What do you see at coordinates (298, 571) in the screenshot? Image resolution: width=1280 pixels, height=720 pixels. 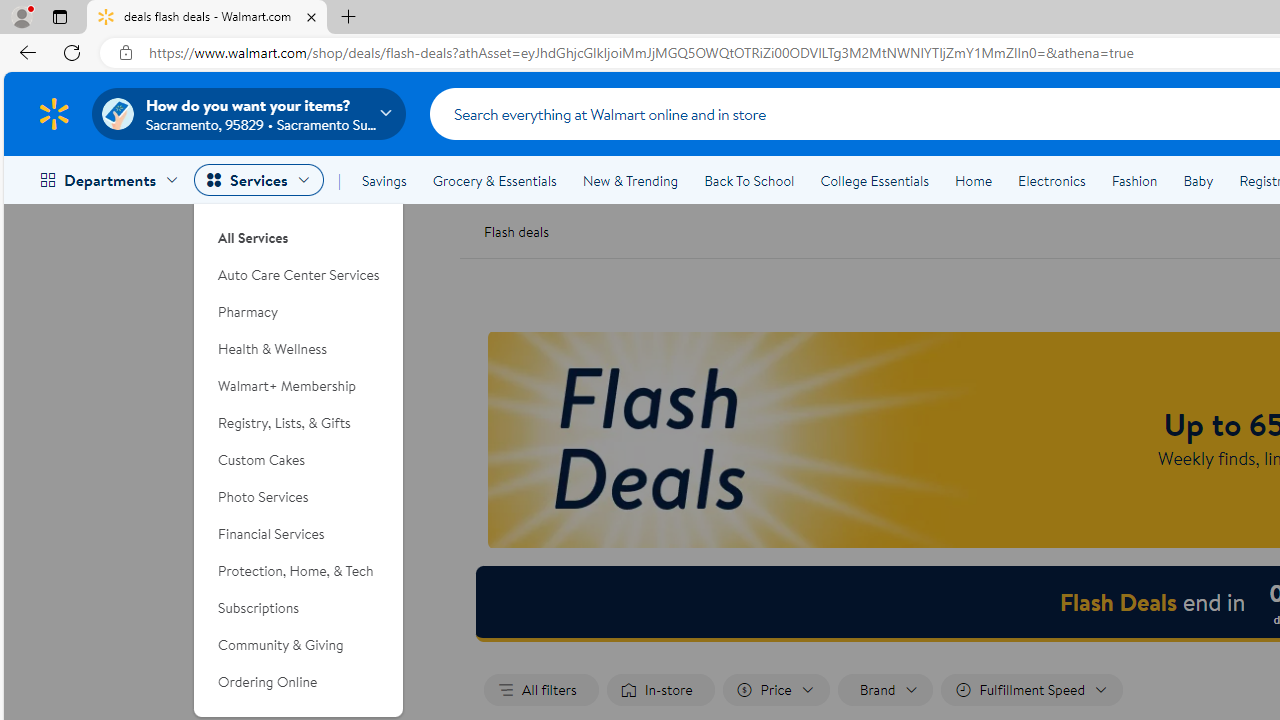 I see `'Protection, Home, & Tech'` at bounding box center [298, 571].